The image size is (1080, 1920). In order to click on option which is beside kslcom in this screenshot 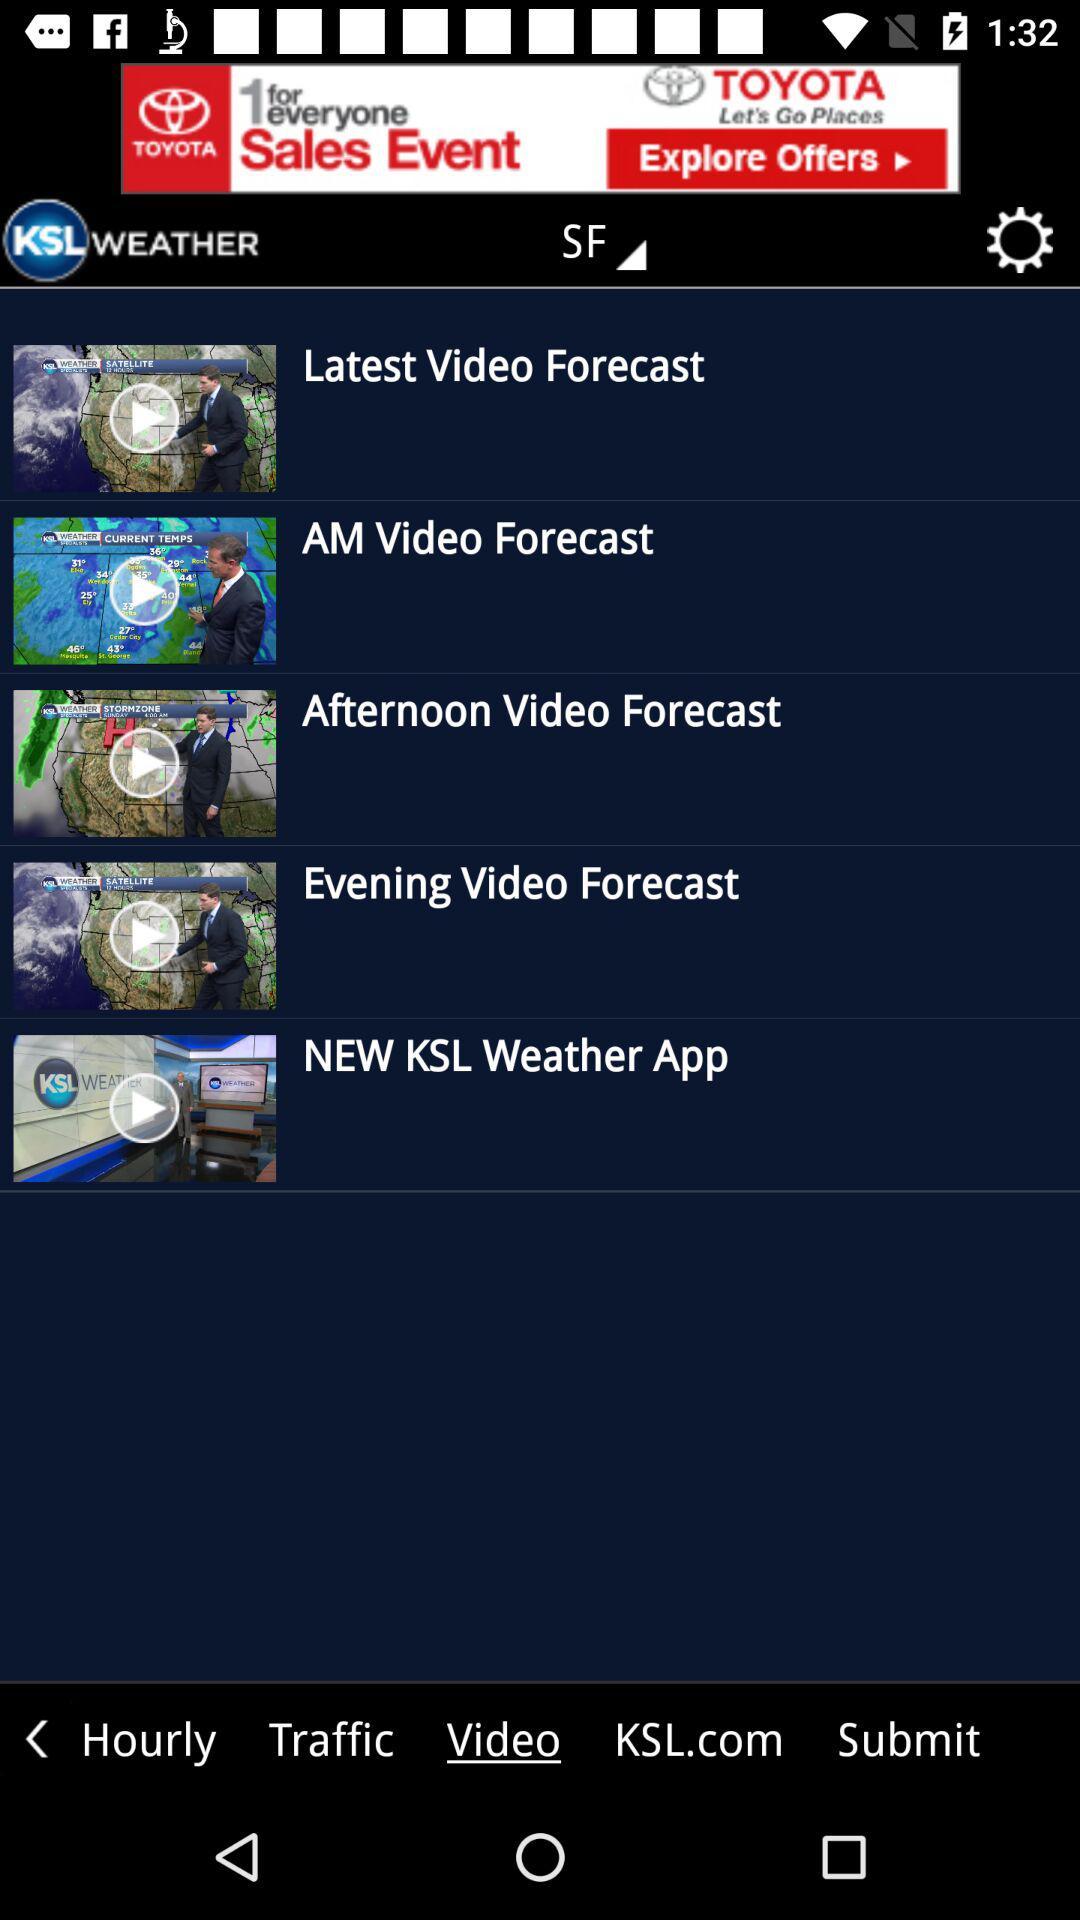, I will do `click(909, 1737)`.